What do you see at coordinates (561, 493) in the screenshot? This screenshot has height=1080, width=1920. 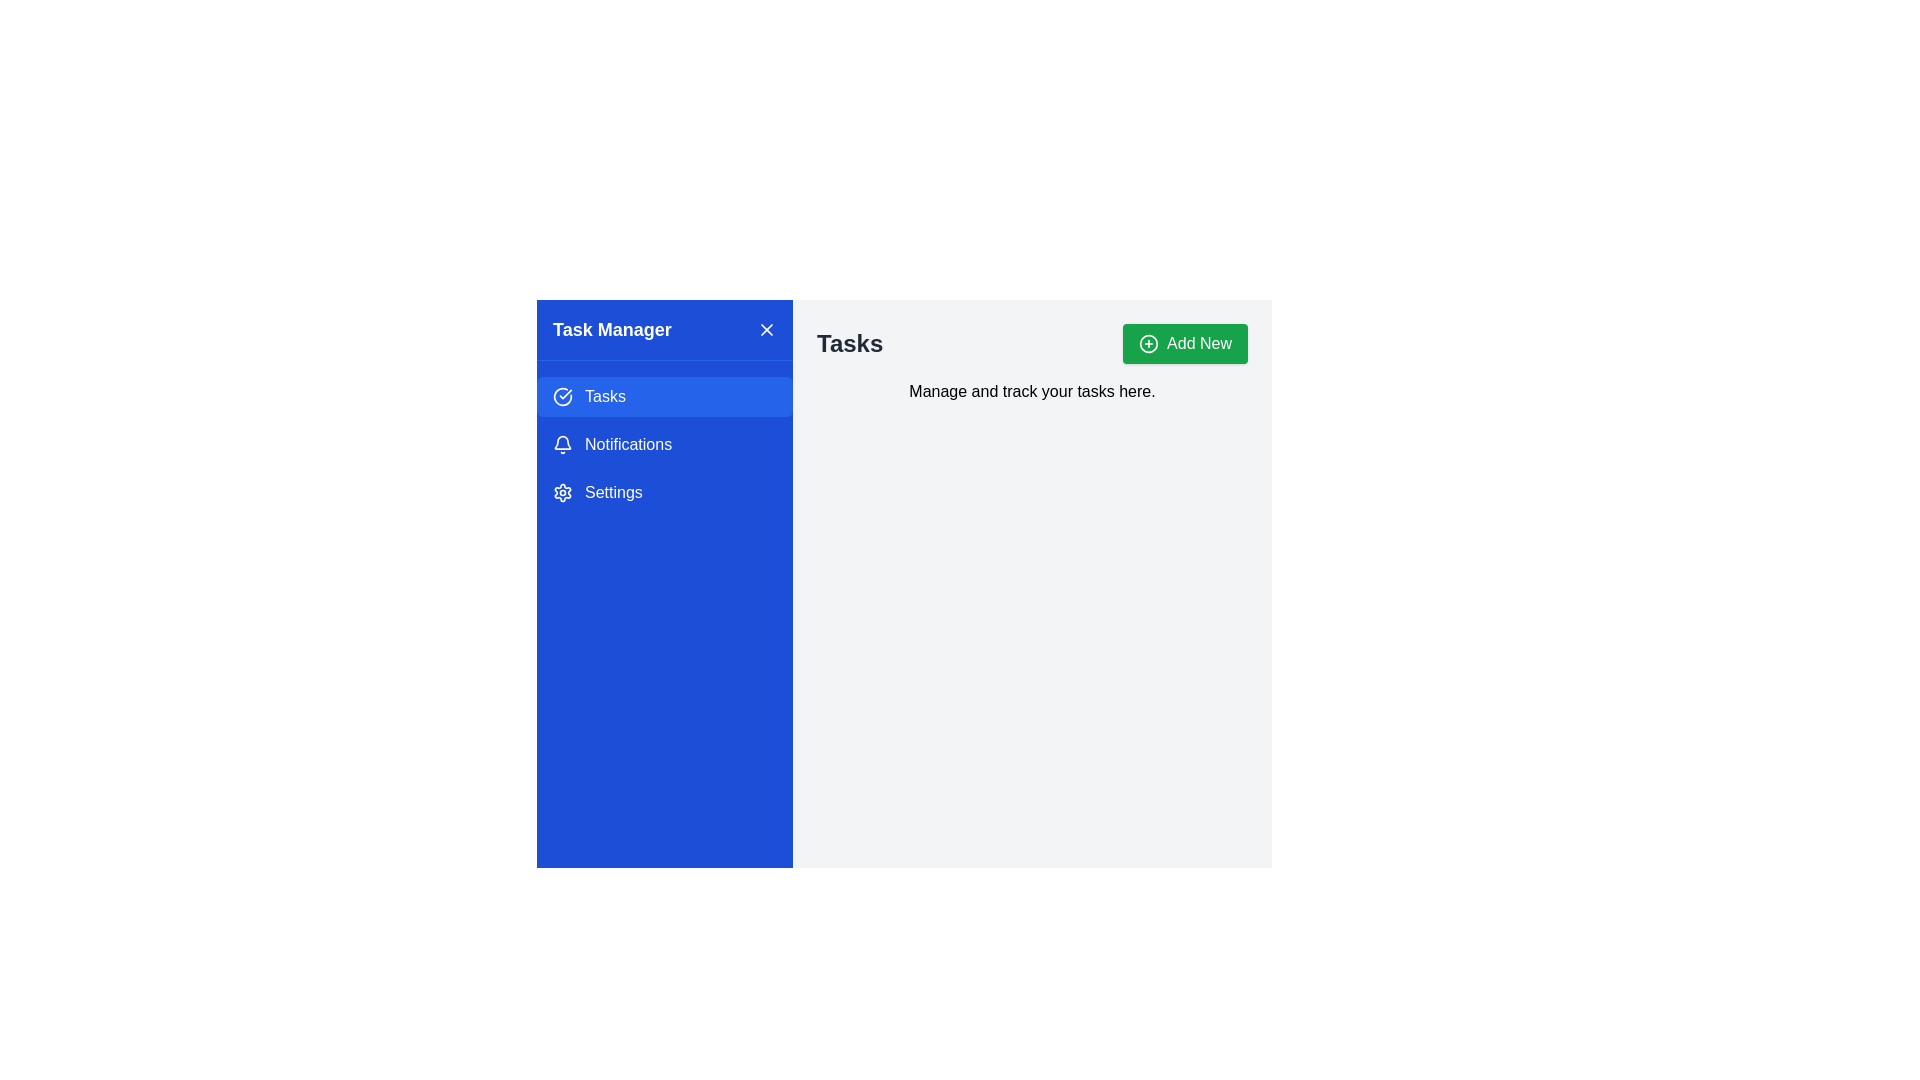 I see `the settings icon located in the left-hand vertical navigation panel, which is the third item in the stack of icons` at bounding box center [561, 493].